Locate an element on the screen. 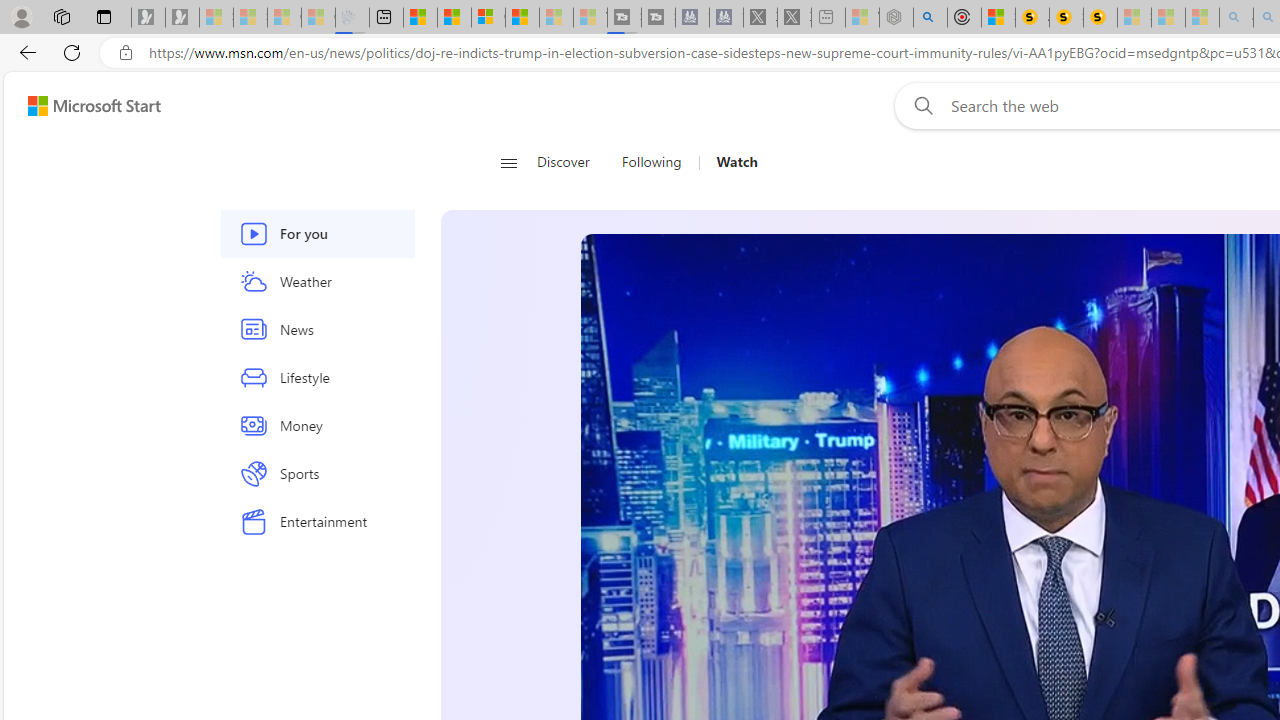  'Newsletter Sign Up - Sleeping' is located at coordinates (182, 17).